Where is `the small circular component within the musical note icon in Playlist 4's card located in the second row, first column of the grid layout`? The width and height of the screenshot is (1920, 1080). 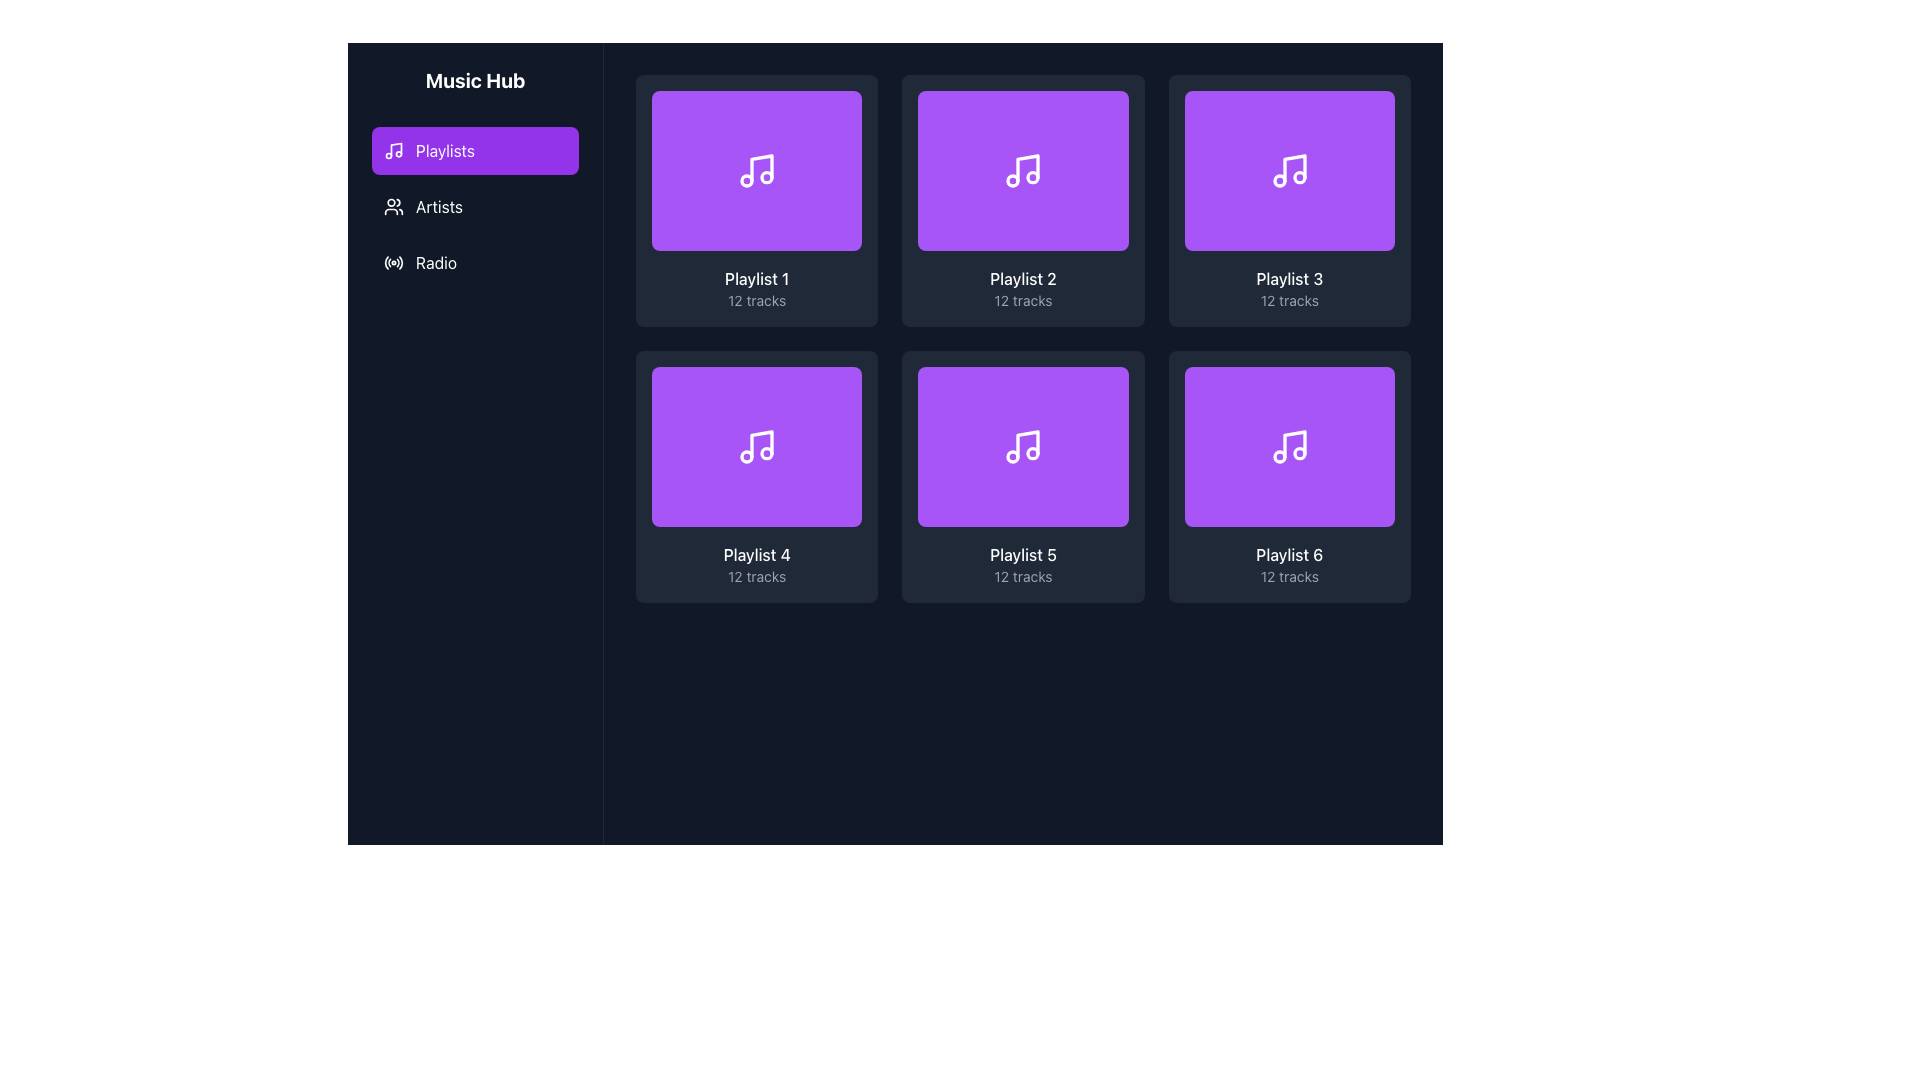
the small circular component within the musical note icon in Playlist 4's card located in the second row, first column of the grid layout is located at coordinates (766, 453).